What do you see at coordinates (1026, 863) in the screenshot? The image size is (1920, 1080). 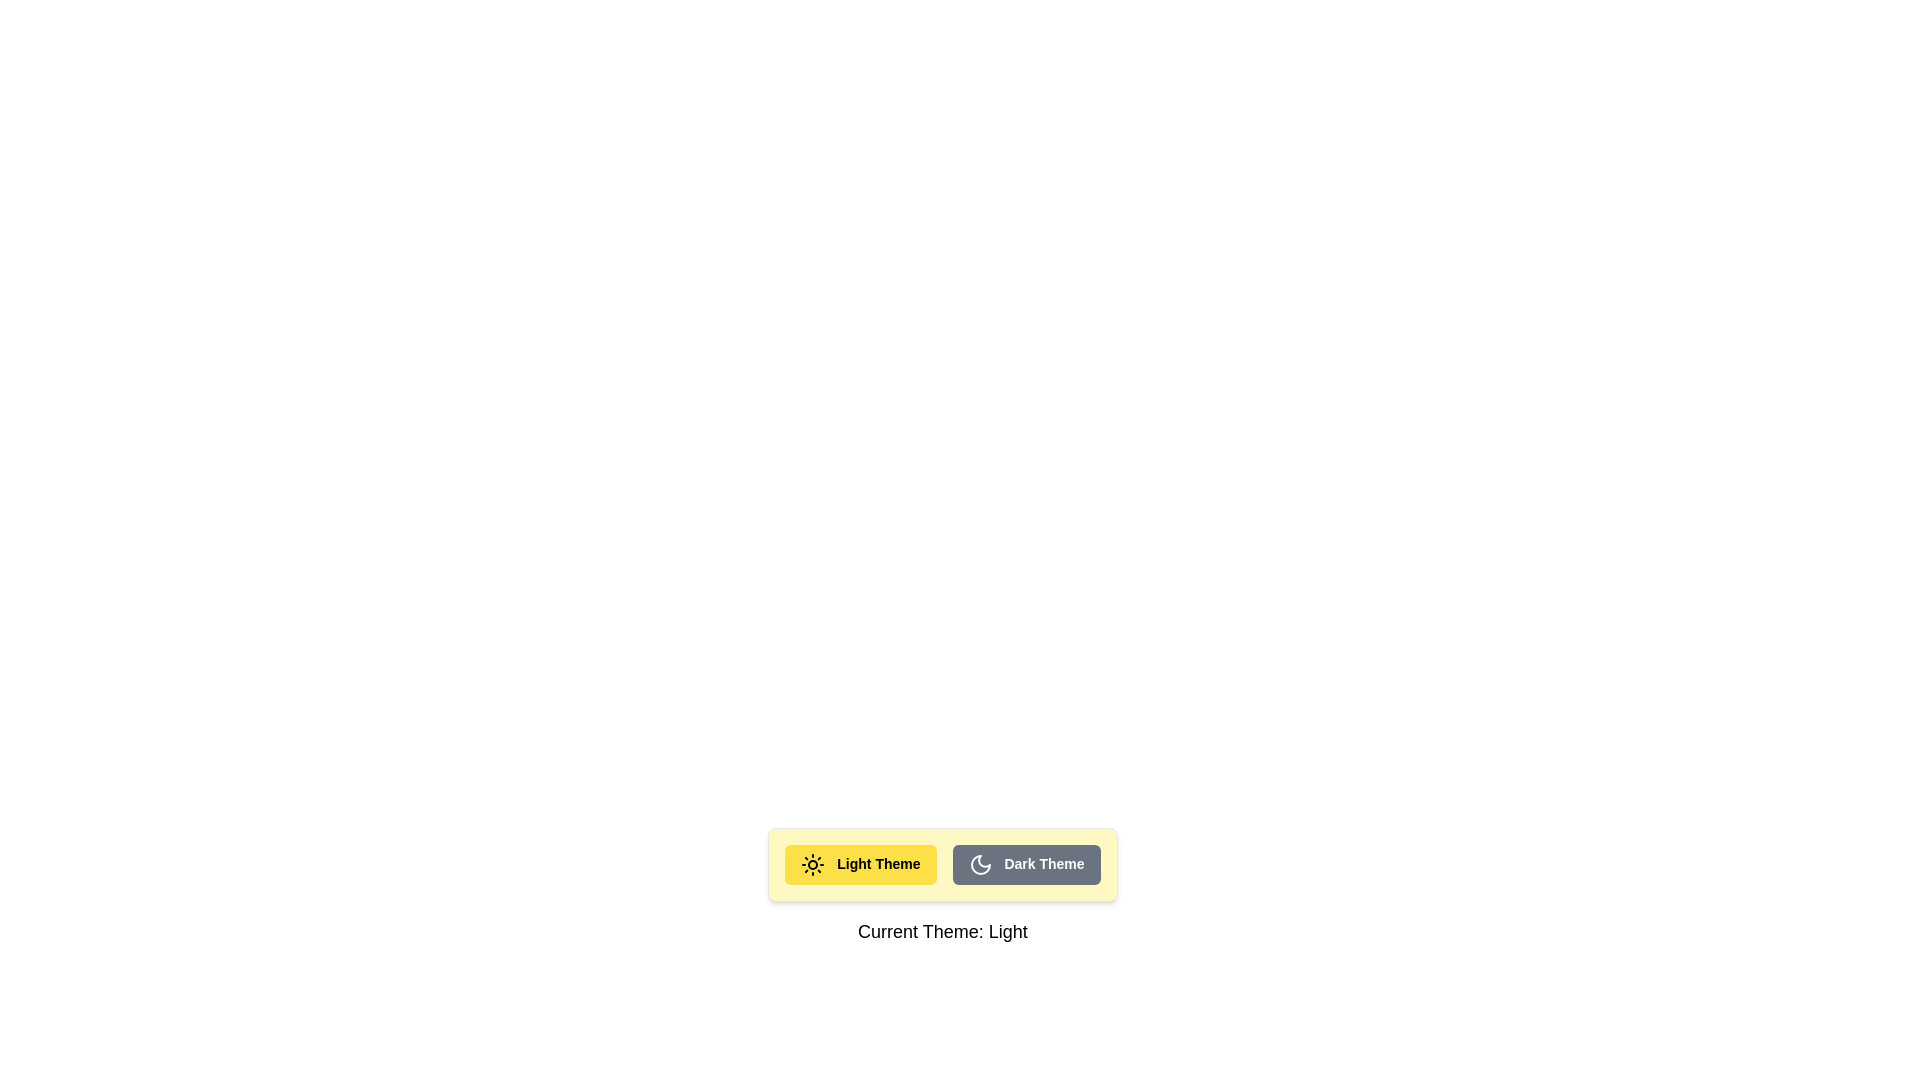 I see `the 'Dark Theme' button, which is a rounded rectangle with a gray background and white text` at bounding box center [1026, 863].